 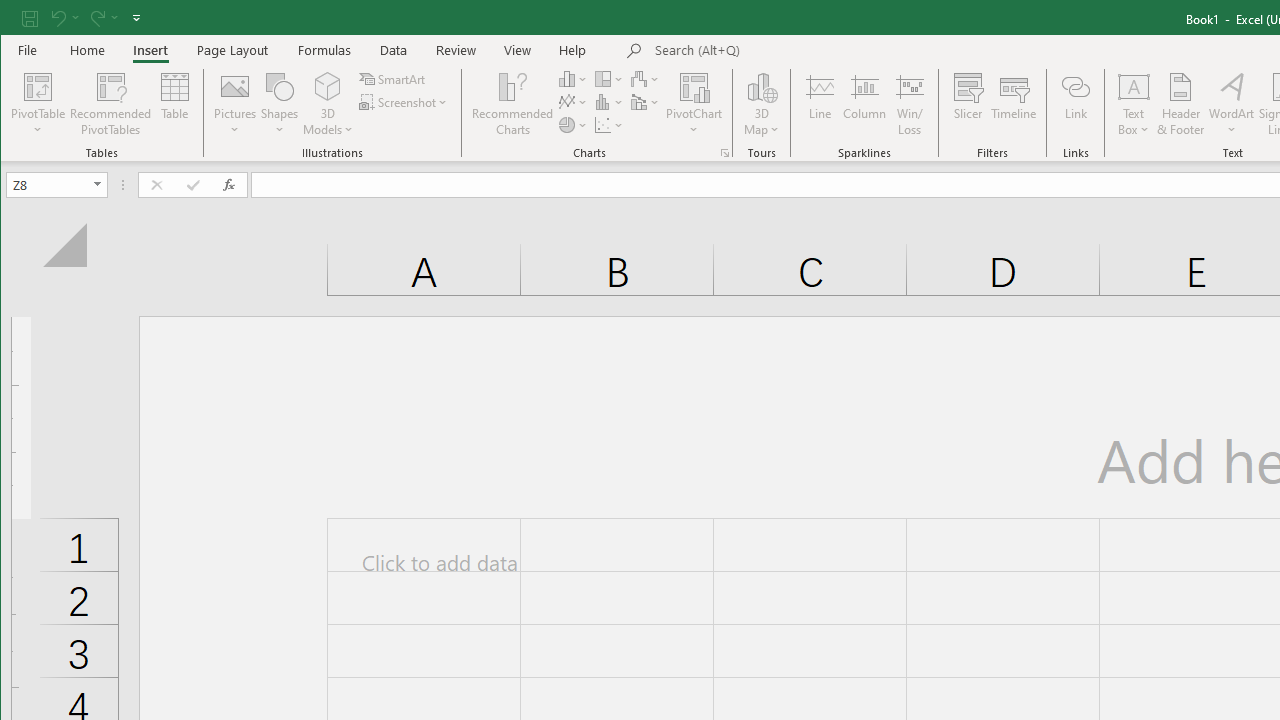 What do you see at coordinates (1231, 104) in the screenshot?
I see `'WordArt'` at bounding box center [1231, 104].